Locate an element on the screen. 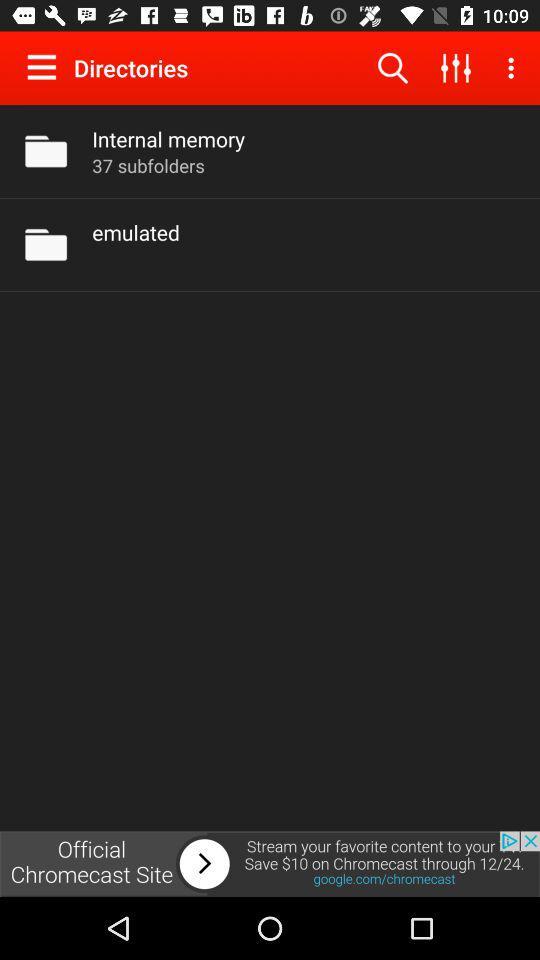  show menu is located at coordinates (46, 67).